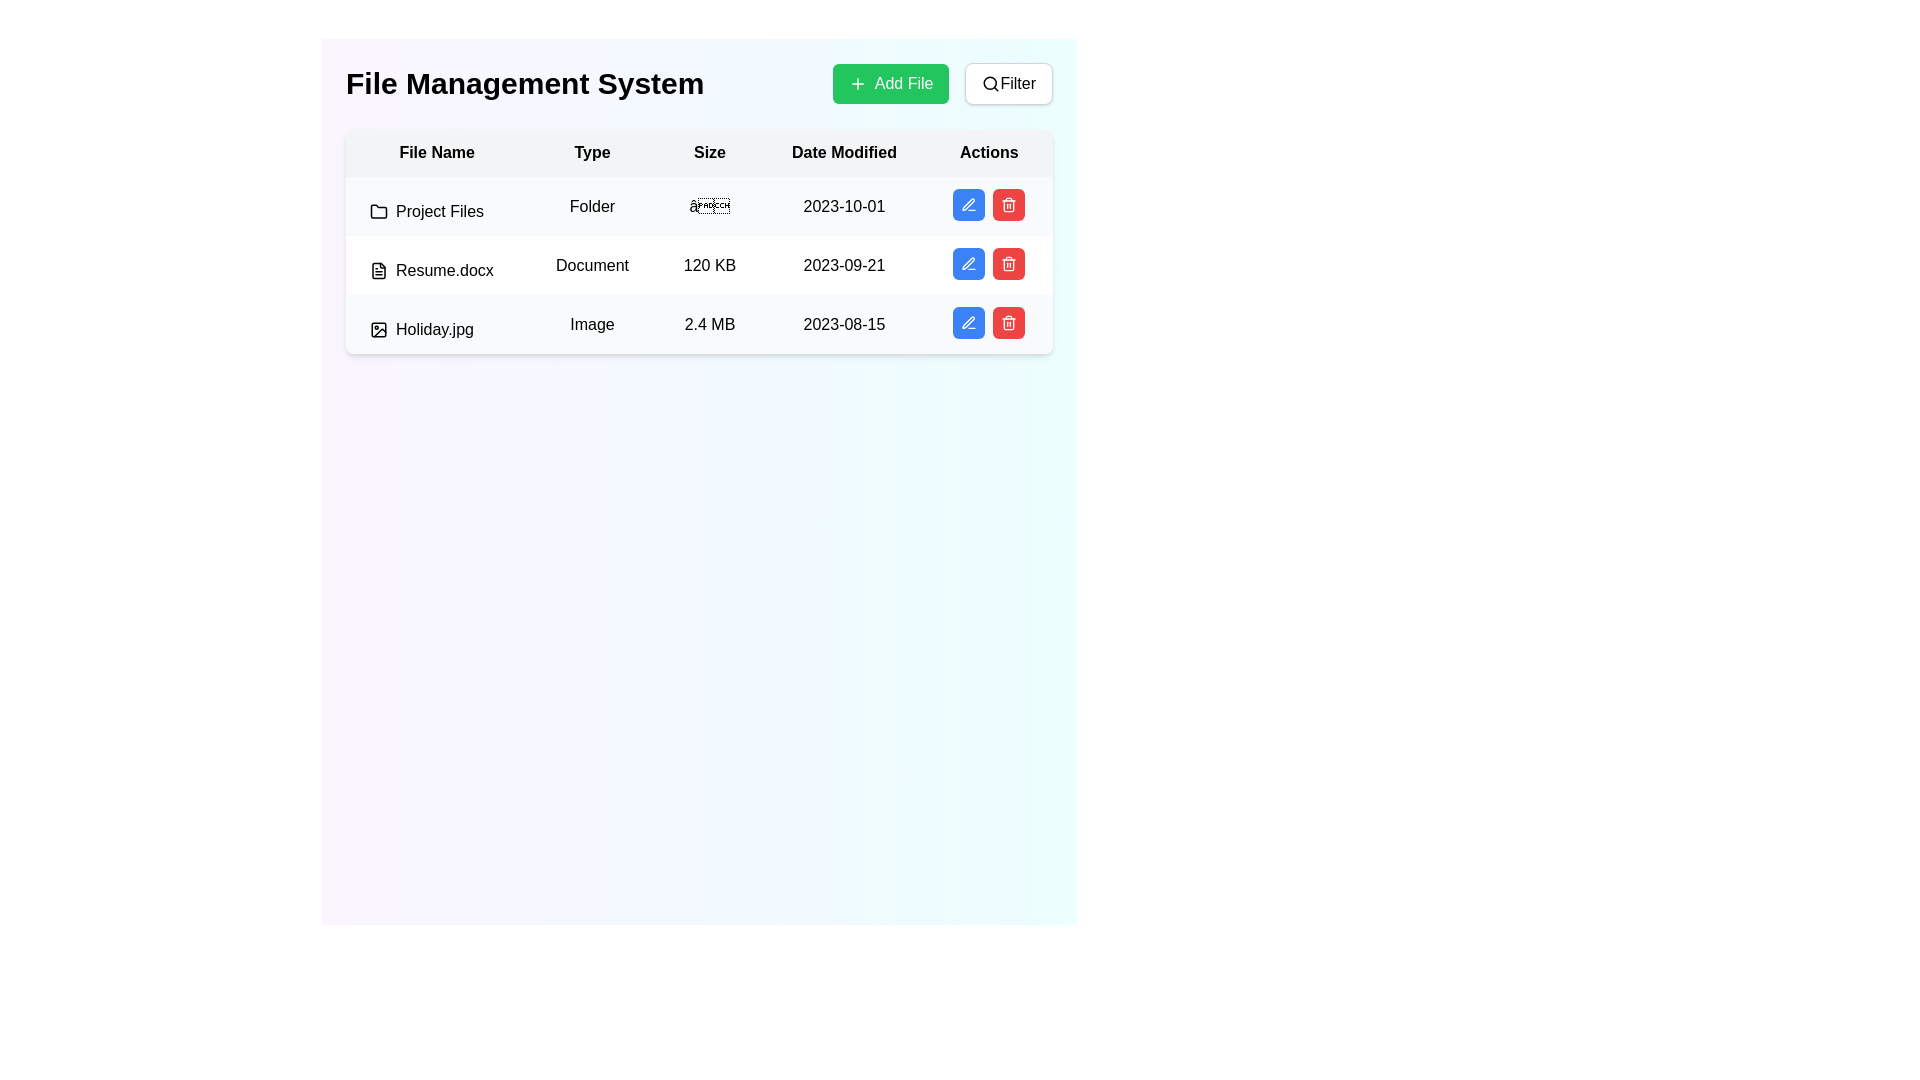 Image resolution: width=1920 pixels, height=1080 pixels. Describe the element at coordinates (969, 204) in the screenshot. I see `the square-shaped blue button with a white pen icon located in the first row of the table under the 'Actions' column` at that location.